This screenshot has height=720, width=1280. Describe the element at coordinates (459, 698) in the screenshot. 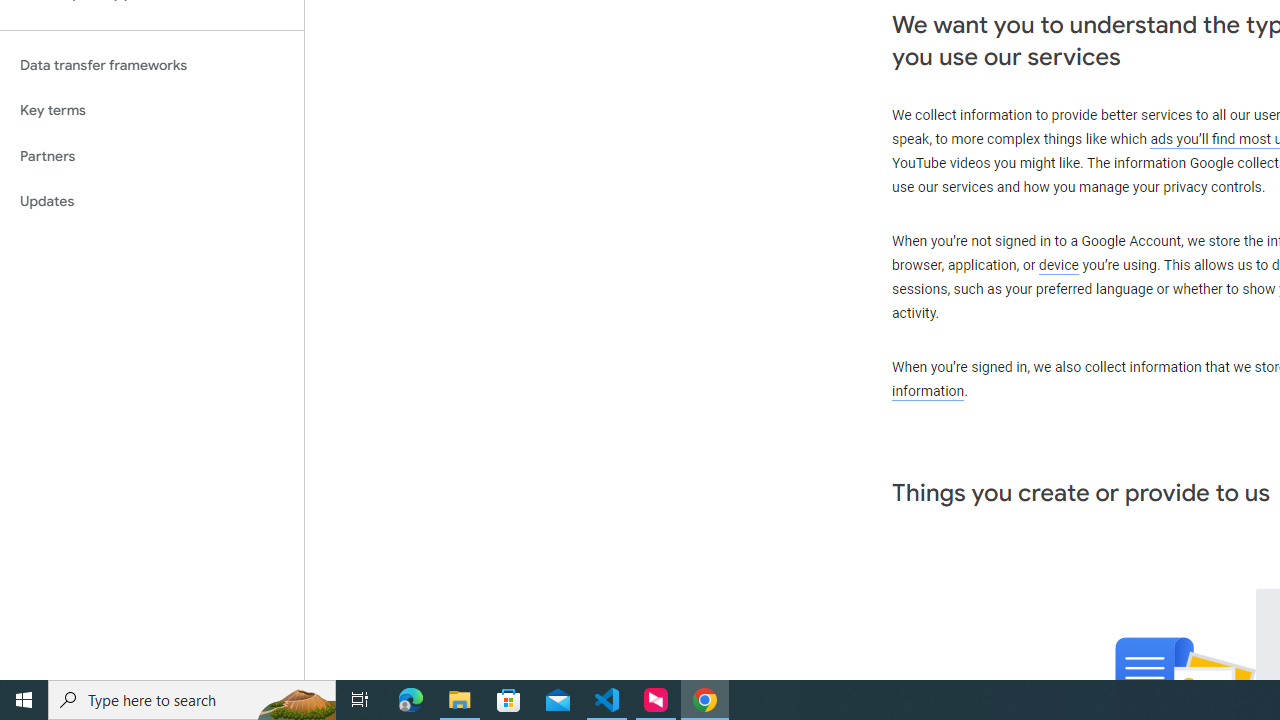

I see `'File Explorer - 1 running window'` at that location.